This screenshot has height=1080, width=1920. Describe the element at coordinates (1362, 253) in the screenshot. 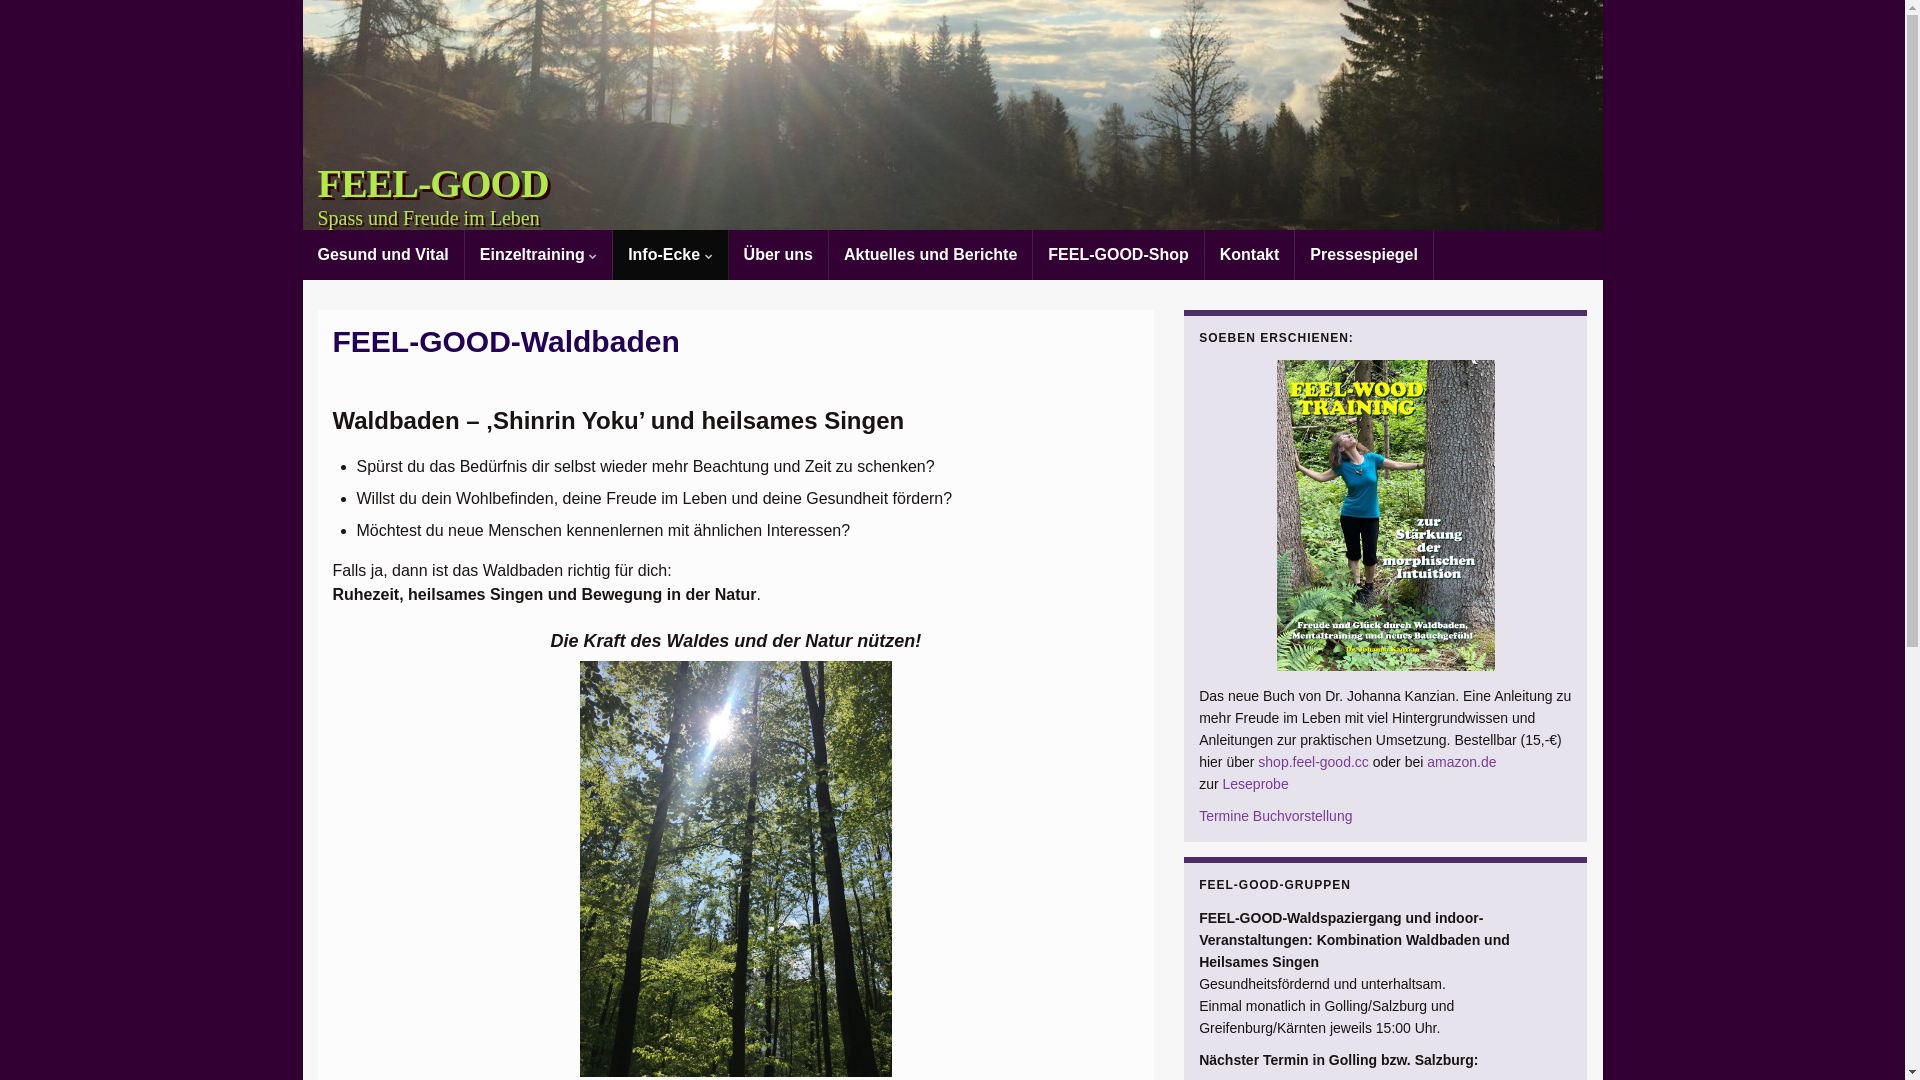

I see `'Pressespiegel'` at that location.